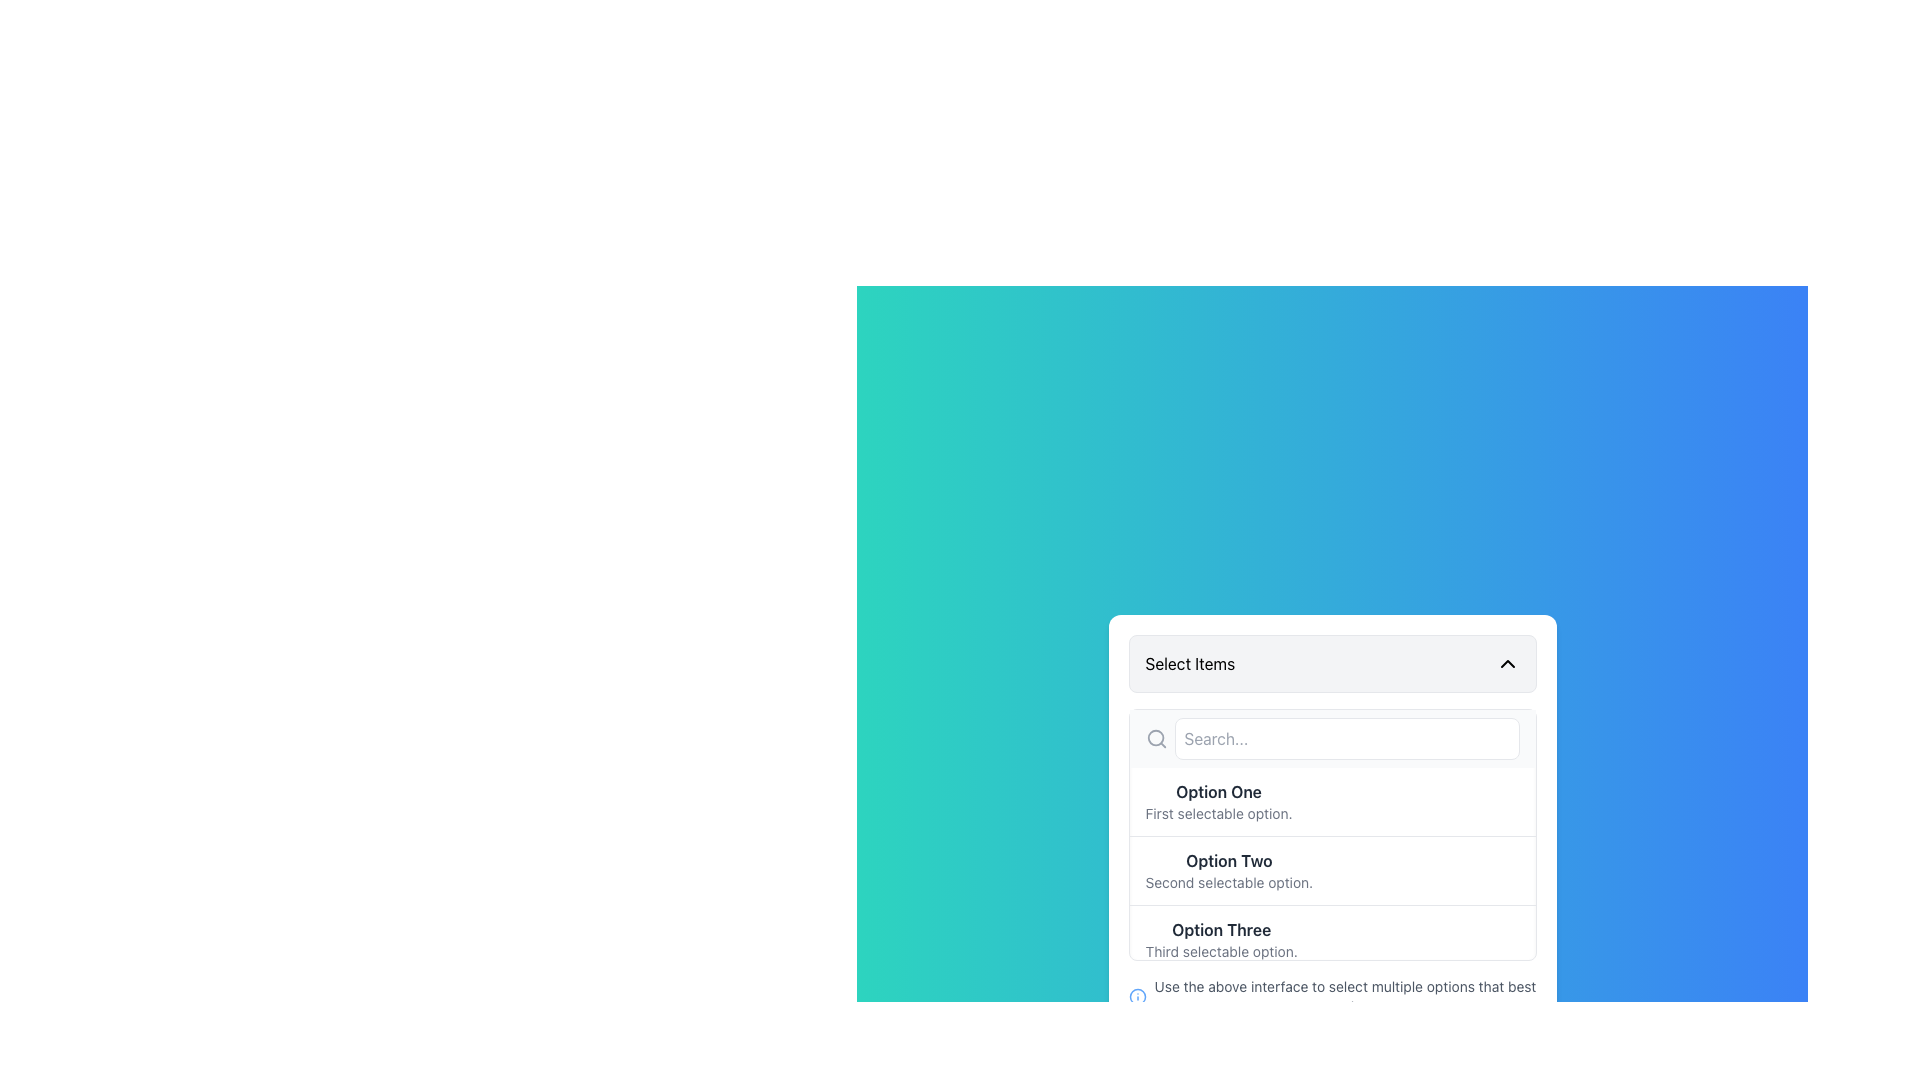 The height and width of the screenshot is (1080, 1920). What do you see at coordinates (1332, 834) in the screenshot?
I see `the options in the 'Select Items' dropdown list` at bounding box center [1332, 834].